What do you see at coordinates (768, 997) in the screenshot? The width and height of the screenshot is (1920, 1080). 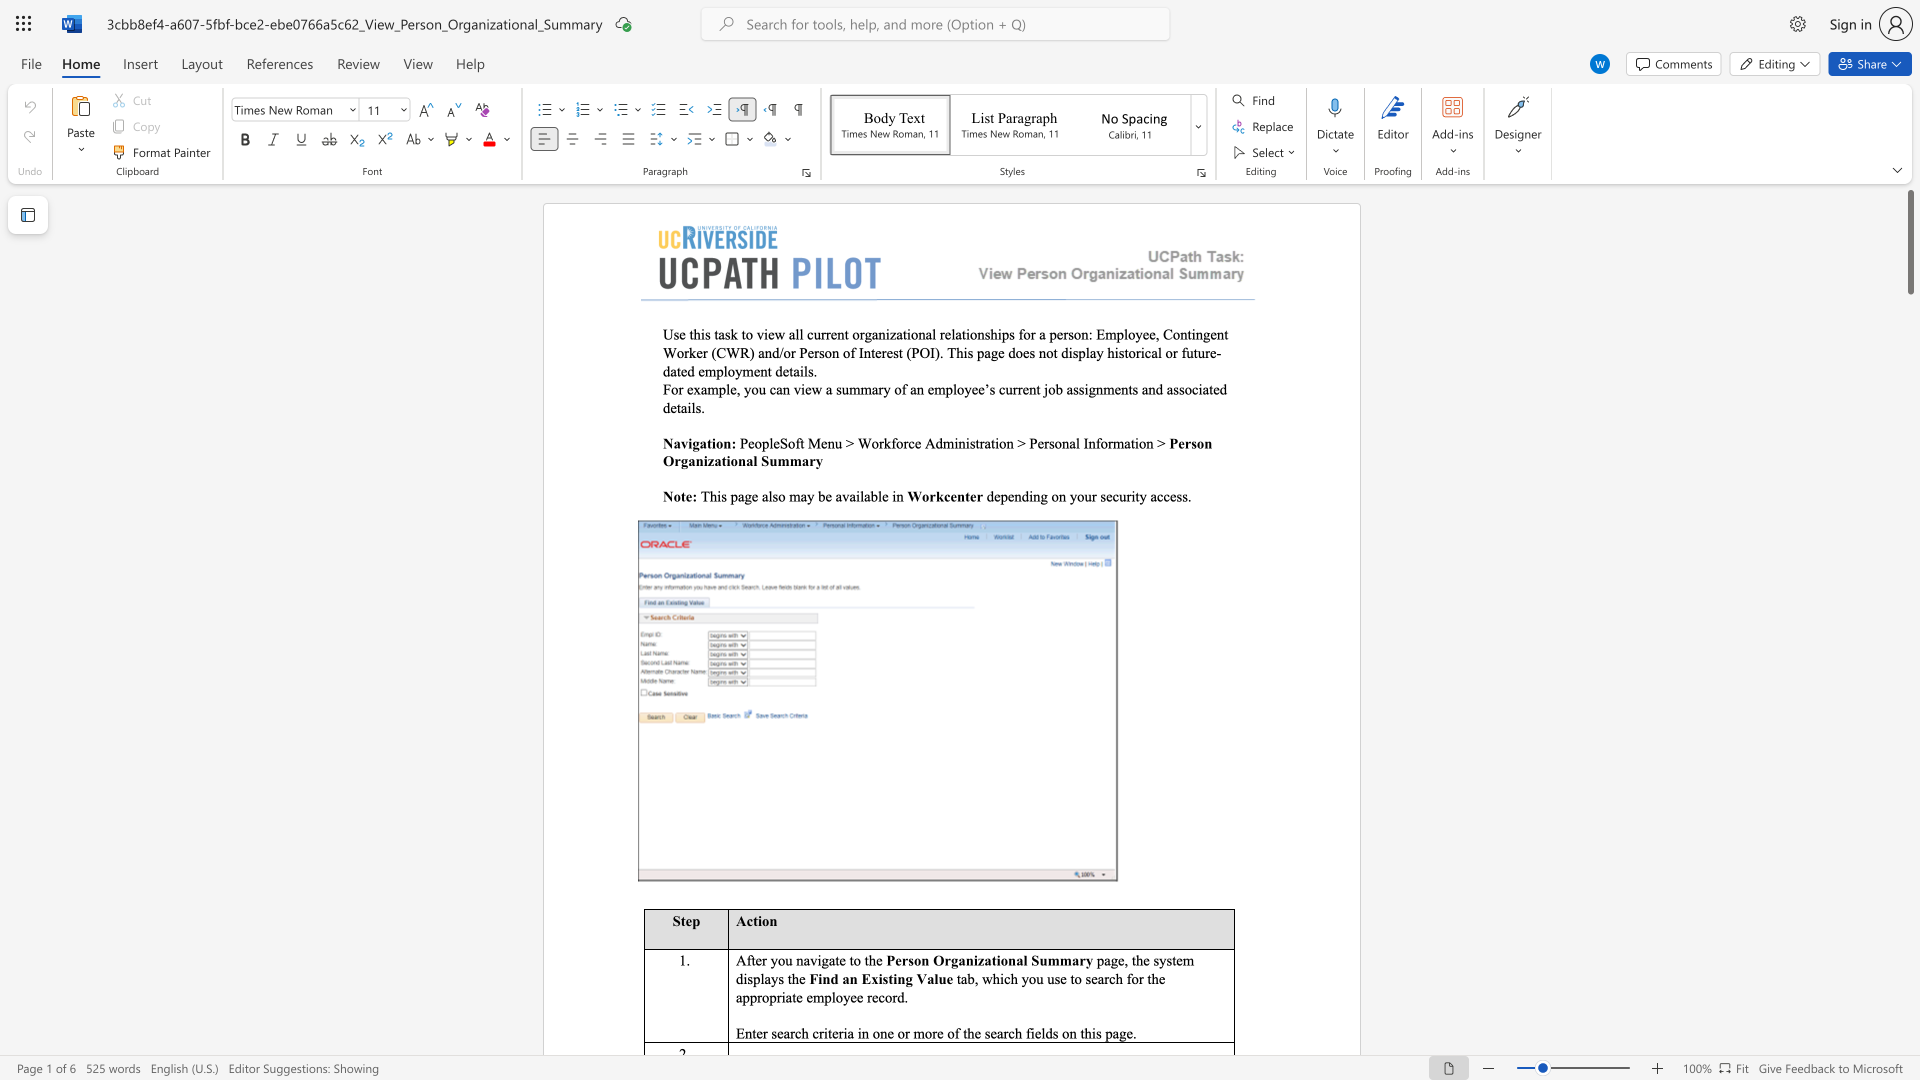 I see `the space between the continuous character "o" and "p" in the text` at bounding box center [768, 997].